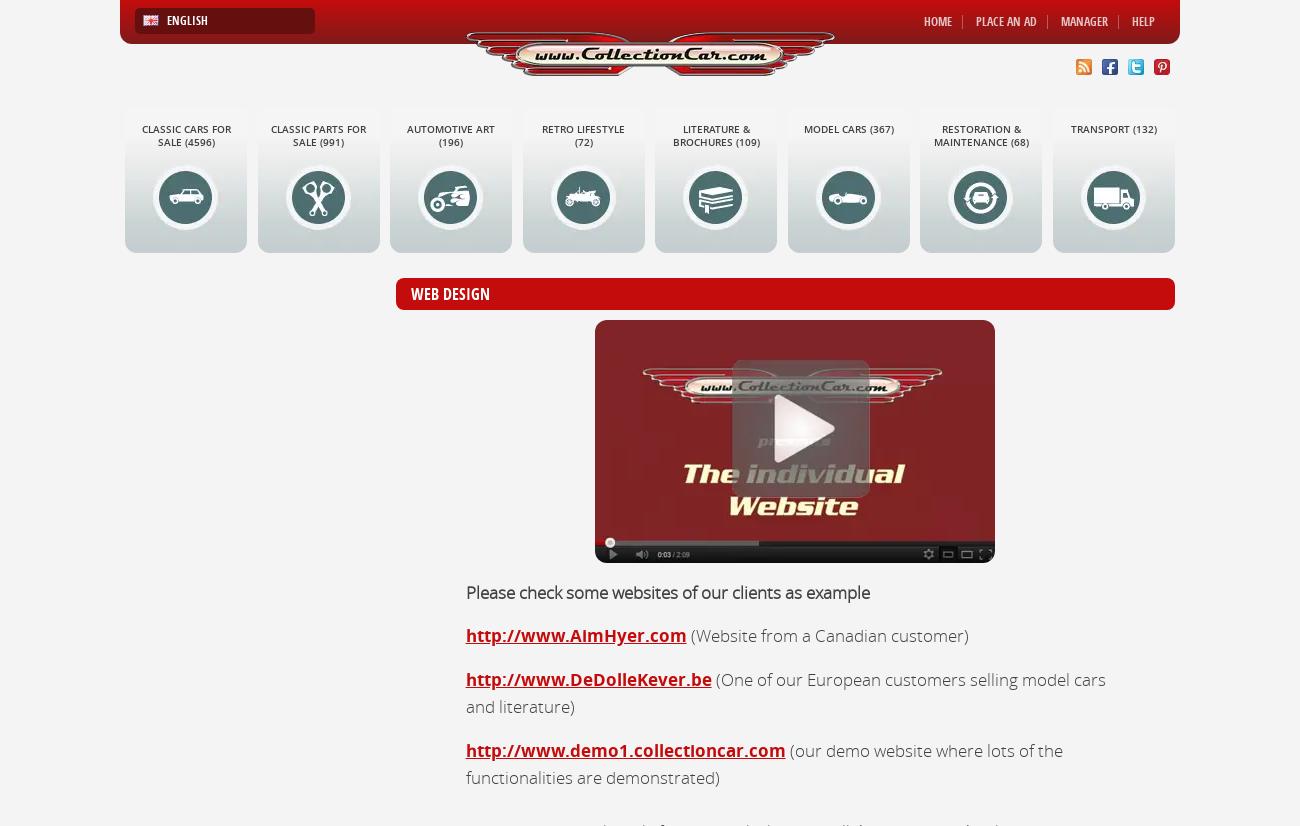 The image size is (1300, 826). Describe the element at coordinates (762, 761) in the screenshot. I see `'(our demo website where lots of the functionalities are demonstrated)'` at that location.